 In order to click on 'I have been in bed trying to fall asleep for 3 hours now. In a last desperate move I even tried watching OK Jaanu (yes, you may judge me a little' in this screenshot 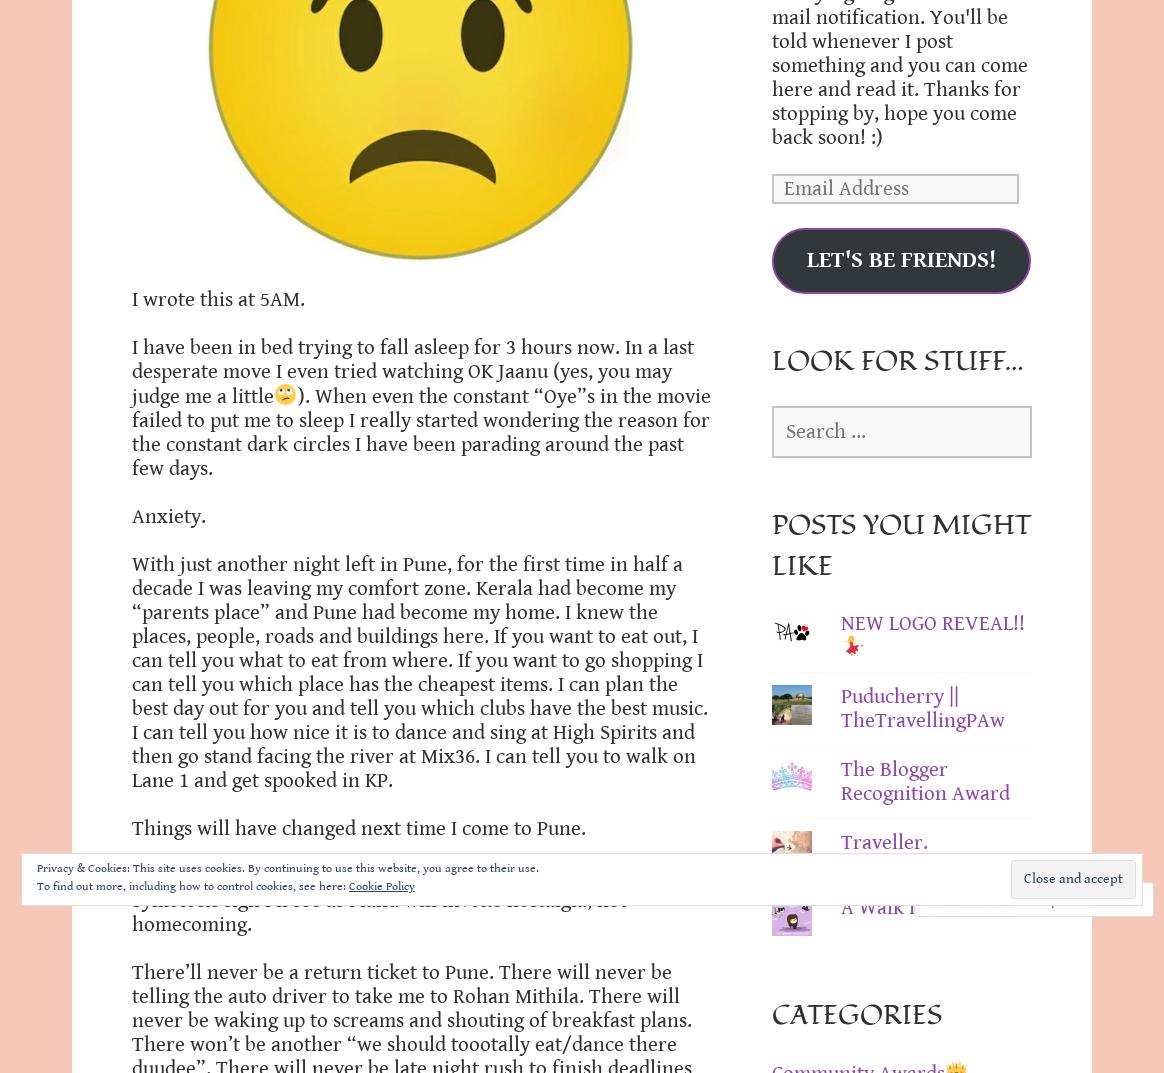, I will do `click(412, 371)`.